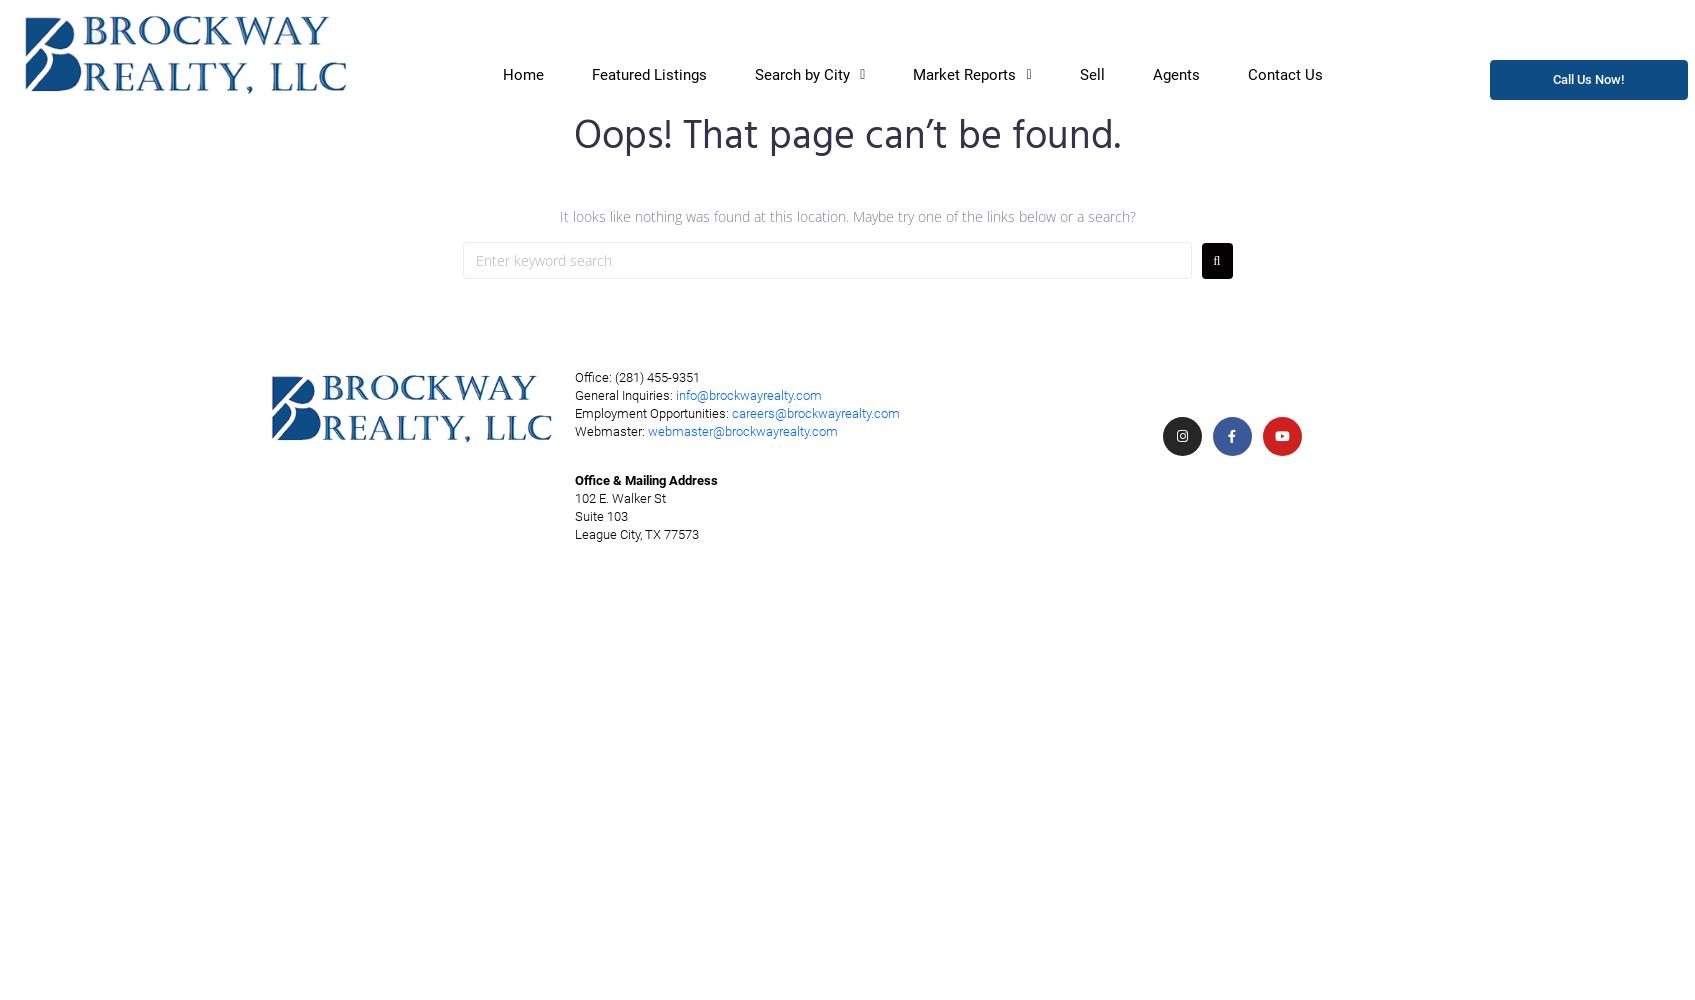  Describe the element at coordinates (802, 73) in the screenshot. I see `'Search by City'` at that location.